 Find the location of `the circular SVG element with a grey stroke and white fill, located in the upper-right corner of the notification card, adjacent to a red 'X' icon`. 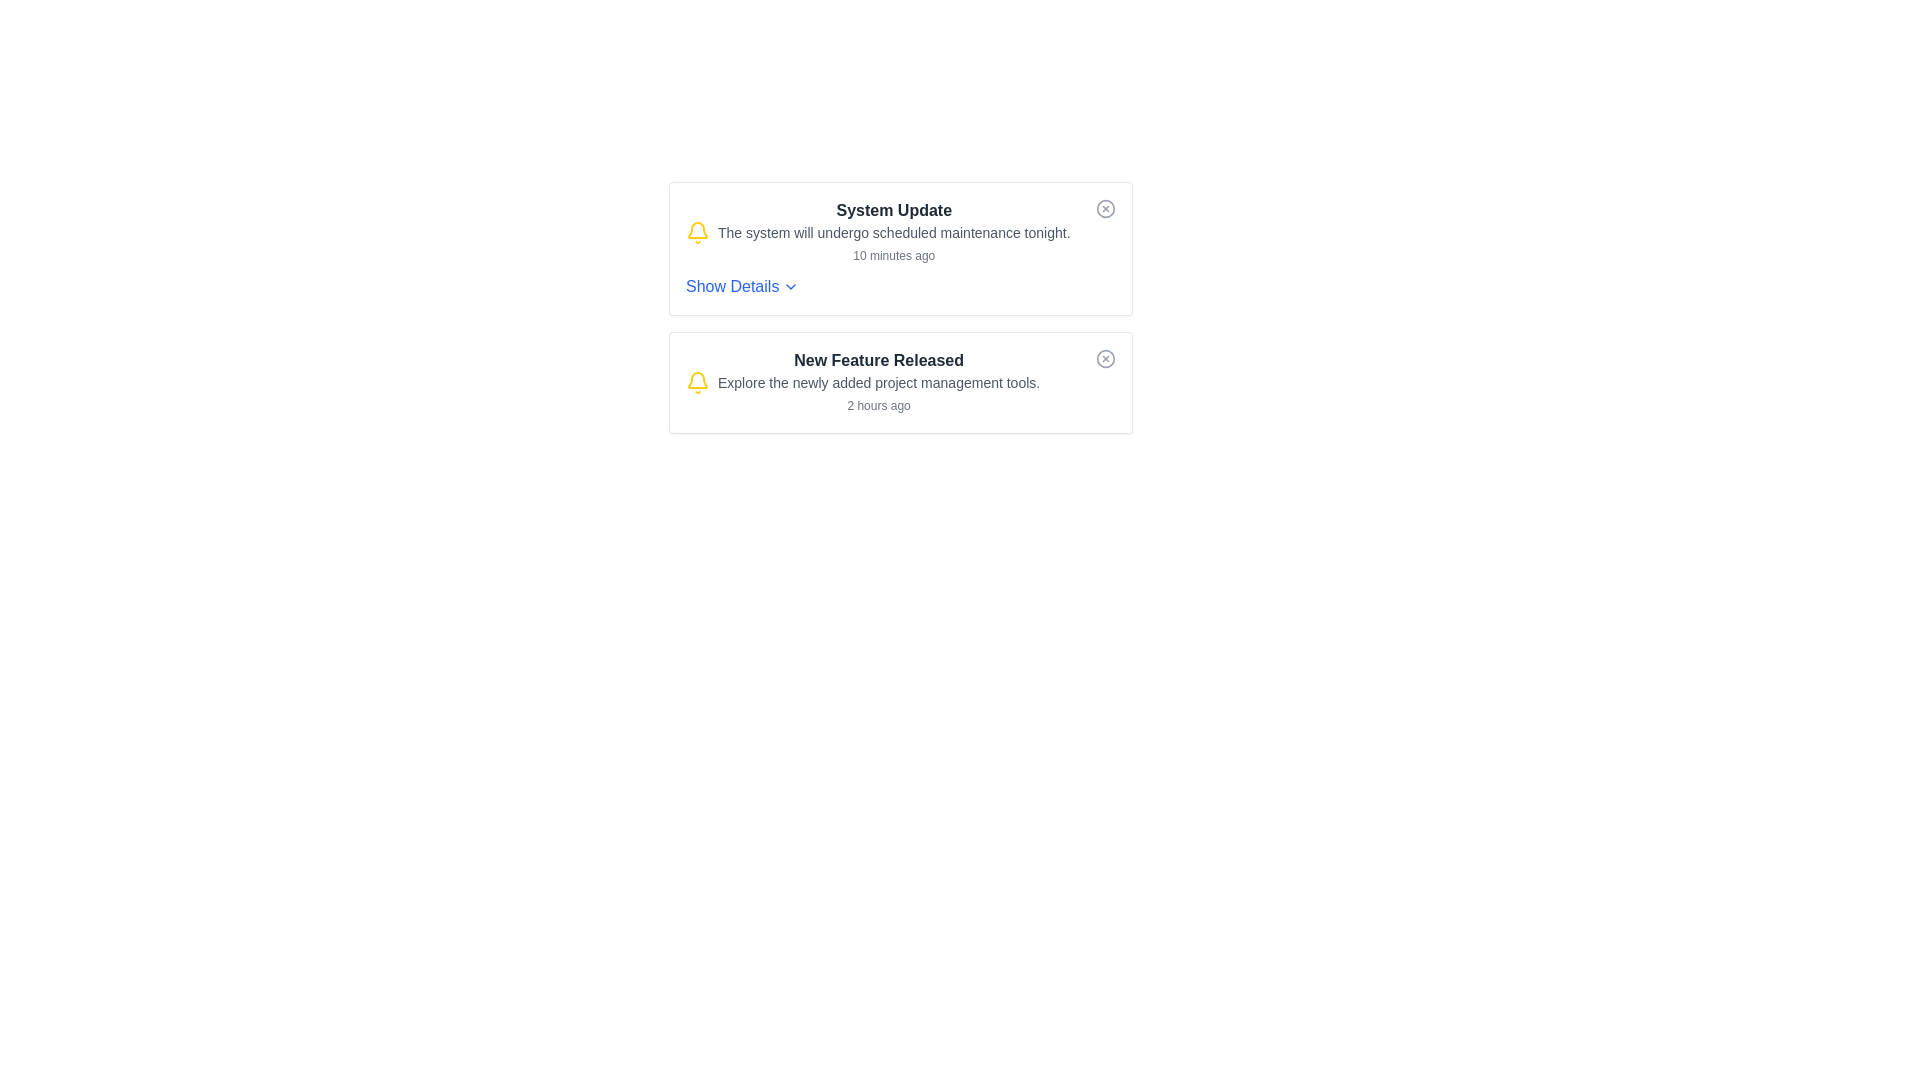

the circular SVG element with a grey stroke and white fill, located in the upper-right corner of the notification card, adjacent to a red 'X' icon is located at coordinates (1104, 357).